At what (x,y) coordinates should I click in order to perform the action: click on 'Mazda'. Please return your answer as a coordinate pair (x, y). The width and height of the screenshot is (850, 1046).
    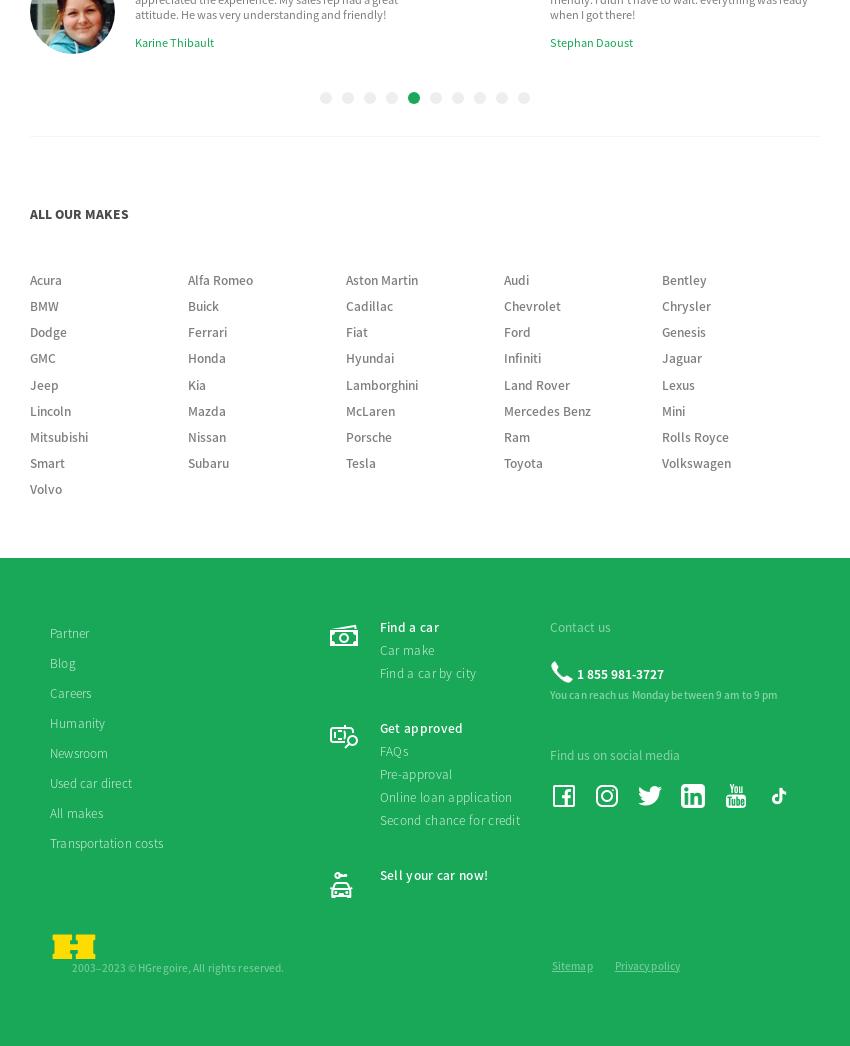
    Looking at the image, I should click on (205, 30).